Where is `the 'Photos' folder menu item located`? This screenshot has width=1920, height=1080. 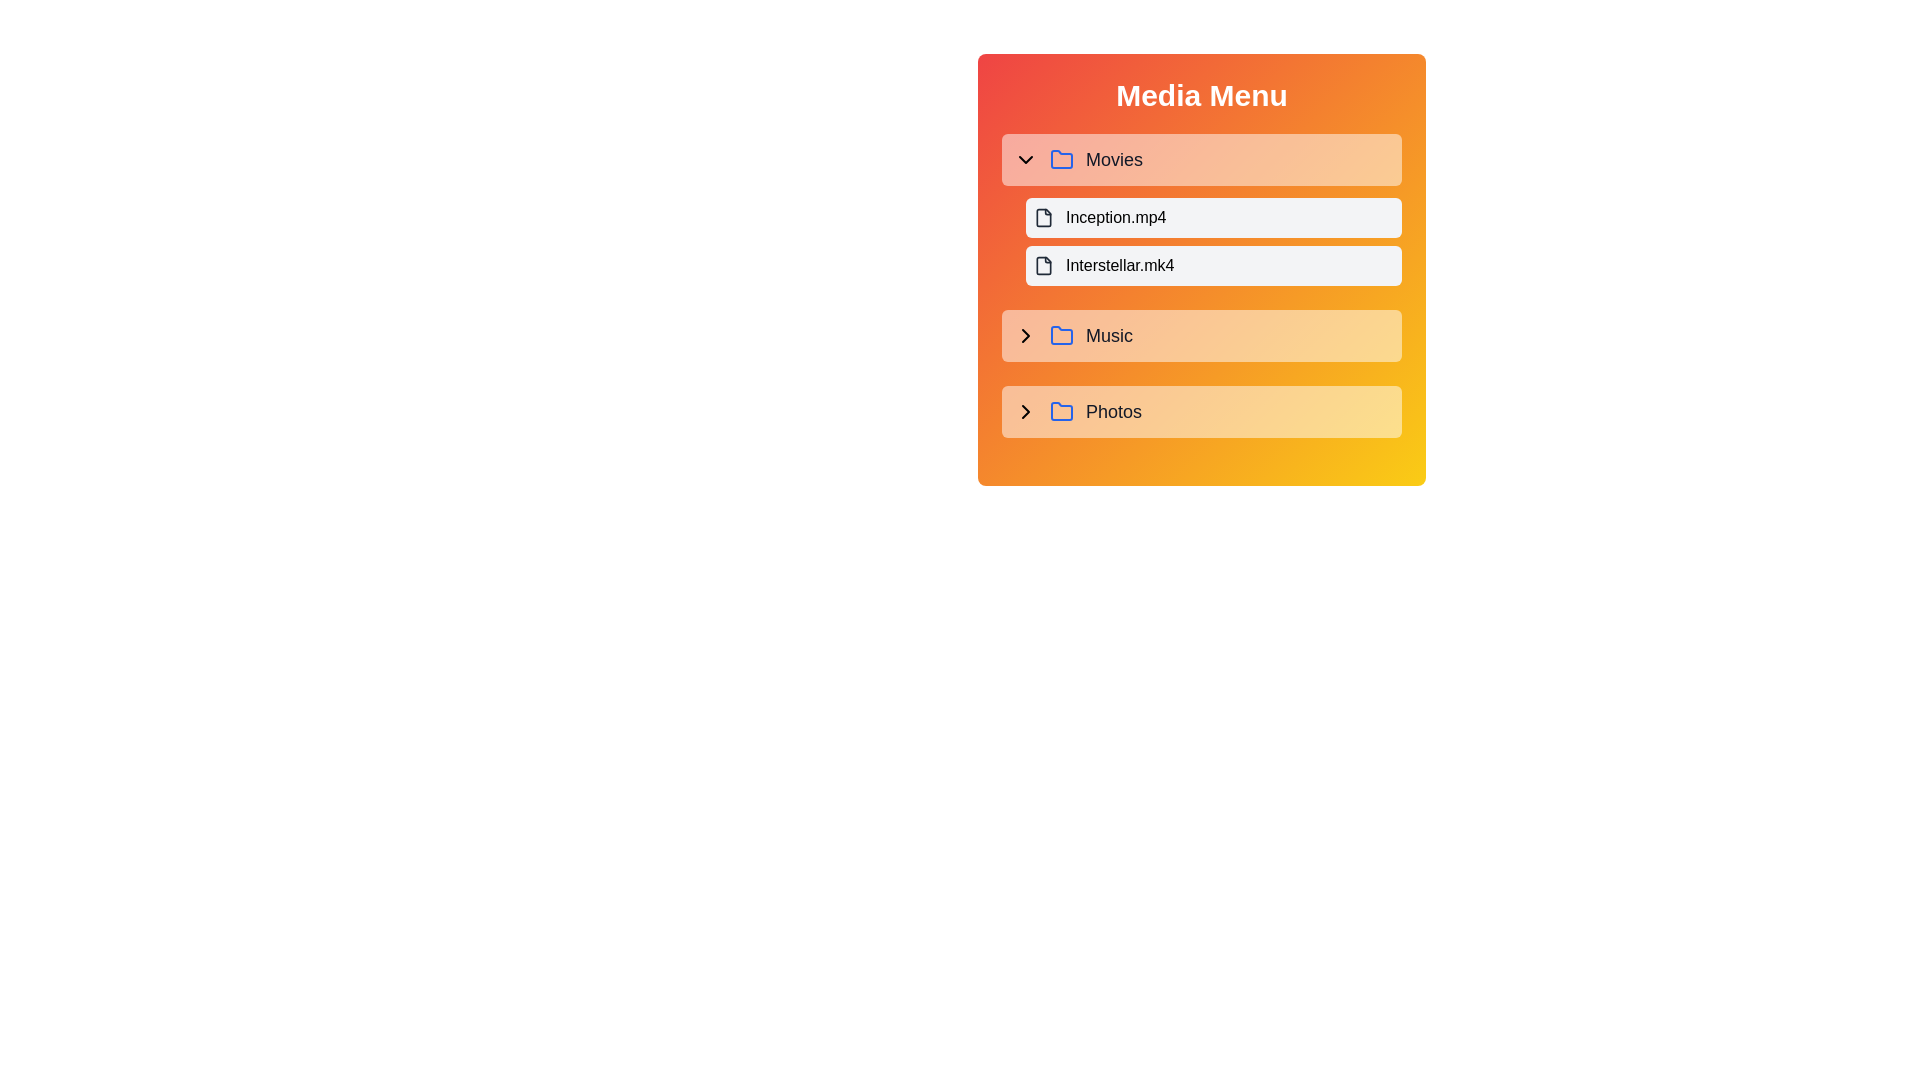
the 'Photos' folder menu item located is located at coordinates (1077, 411).